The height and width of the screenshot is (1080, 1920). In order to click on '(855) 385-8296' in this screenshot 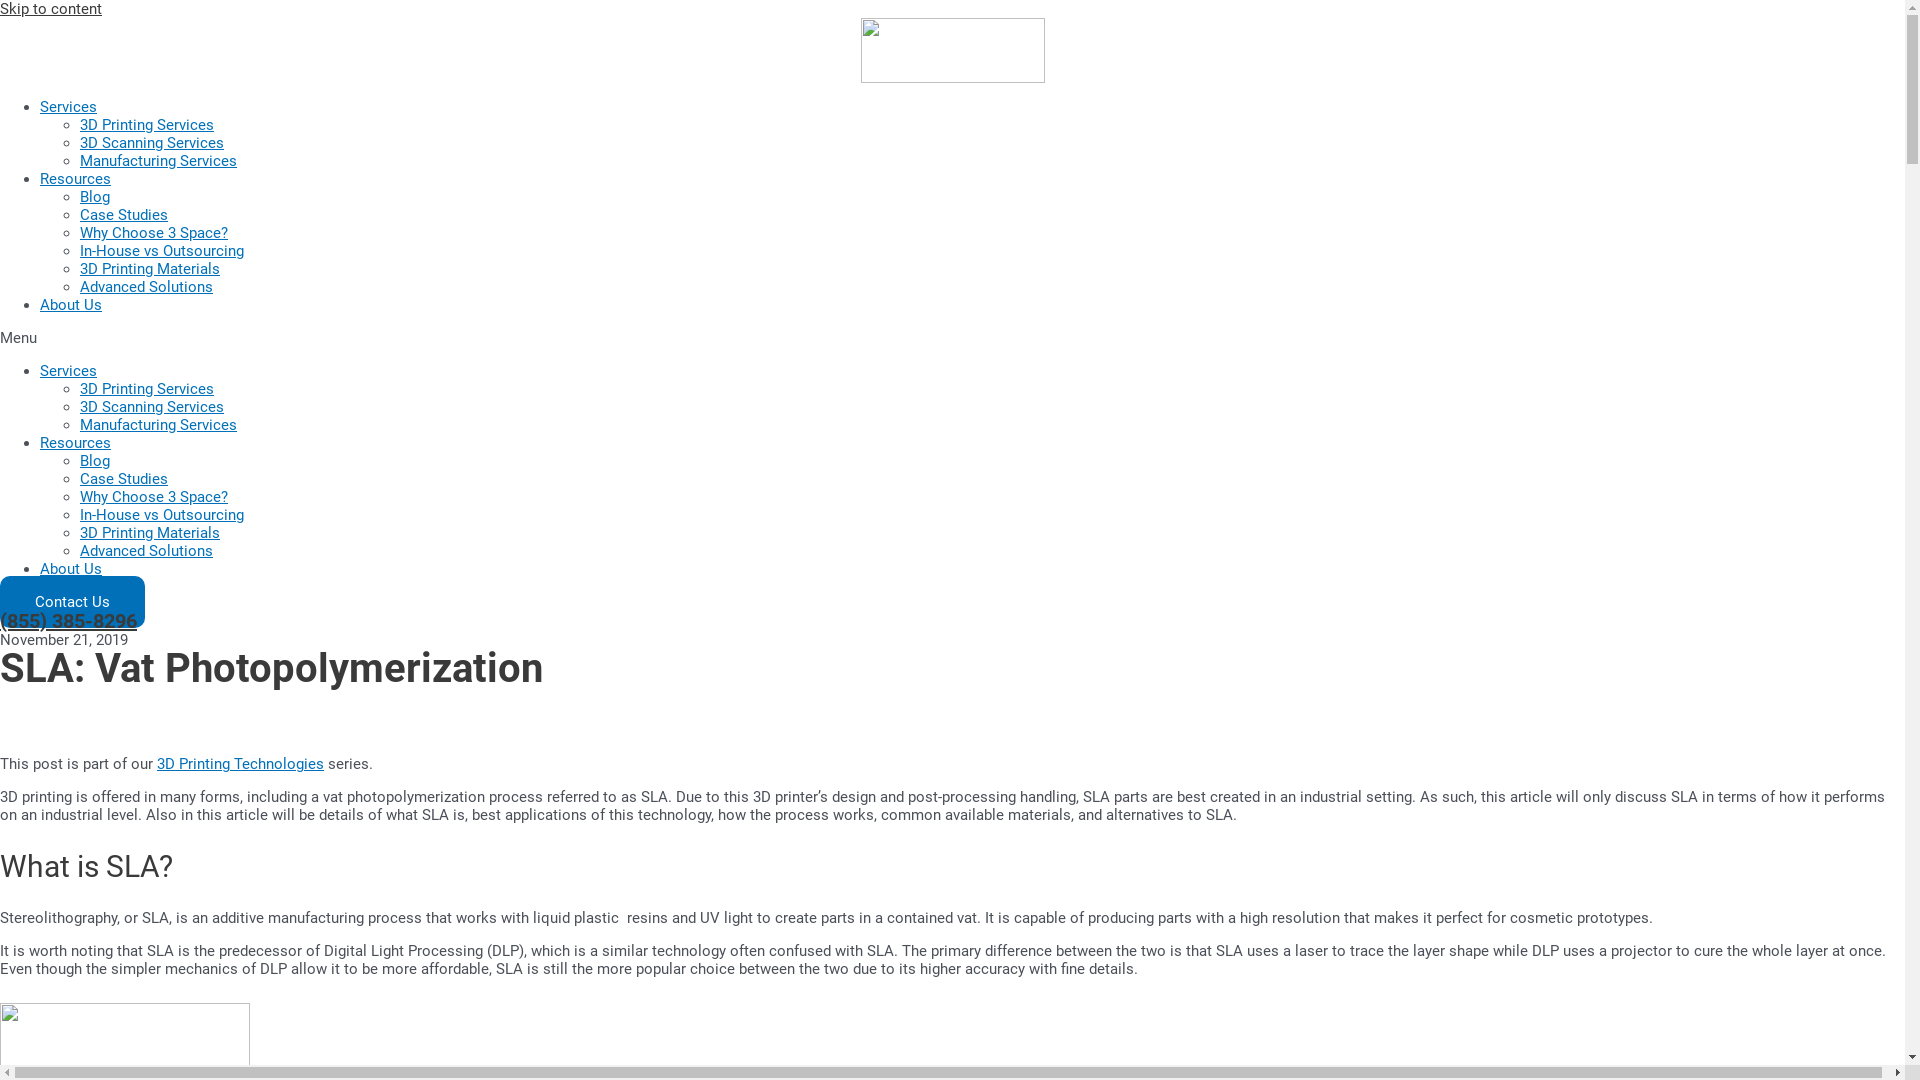, I will do `click(0, 620)`.